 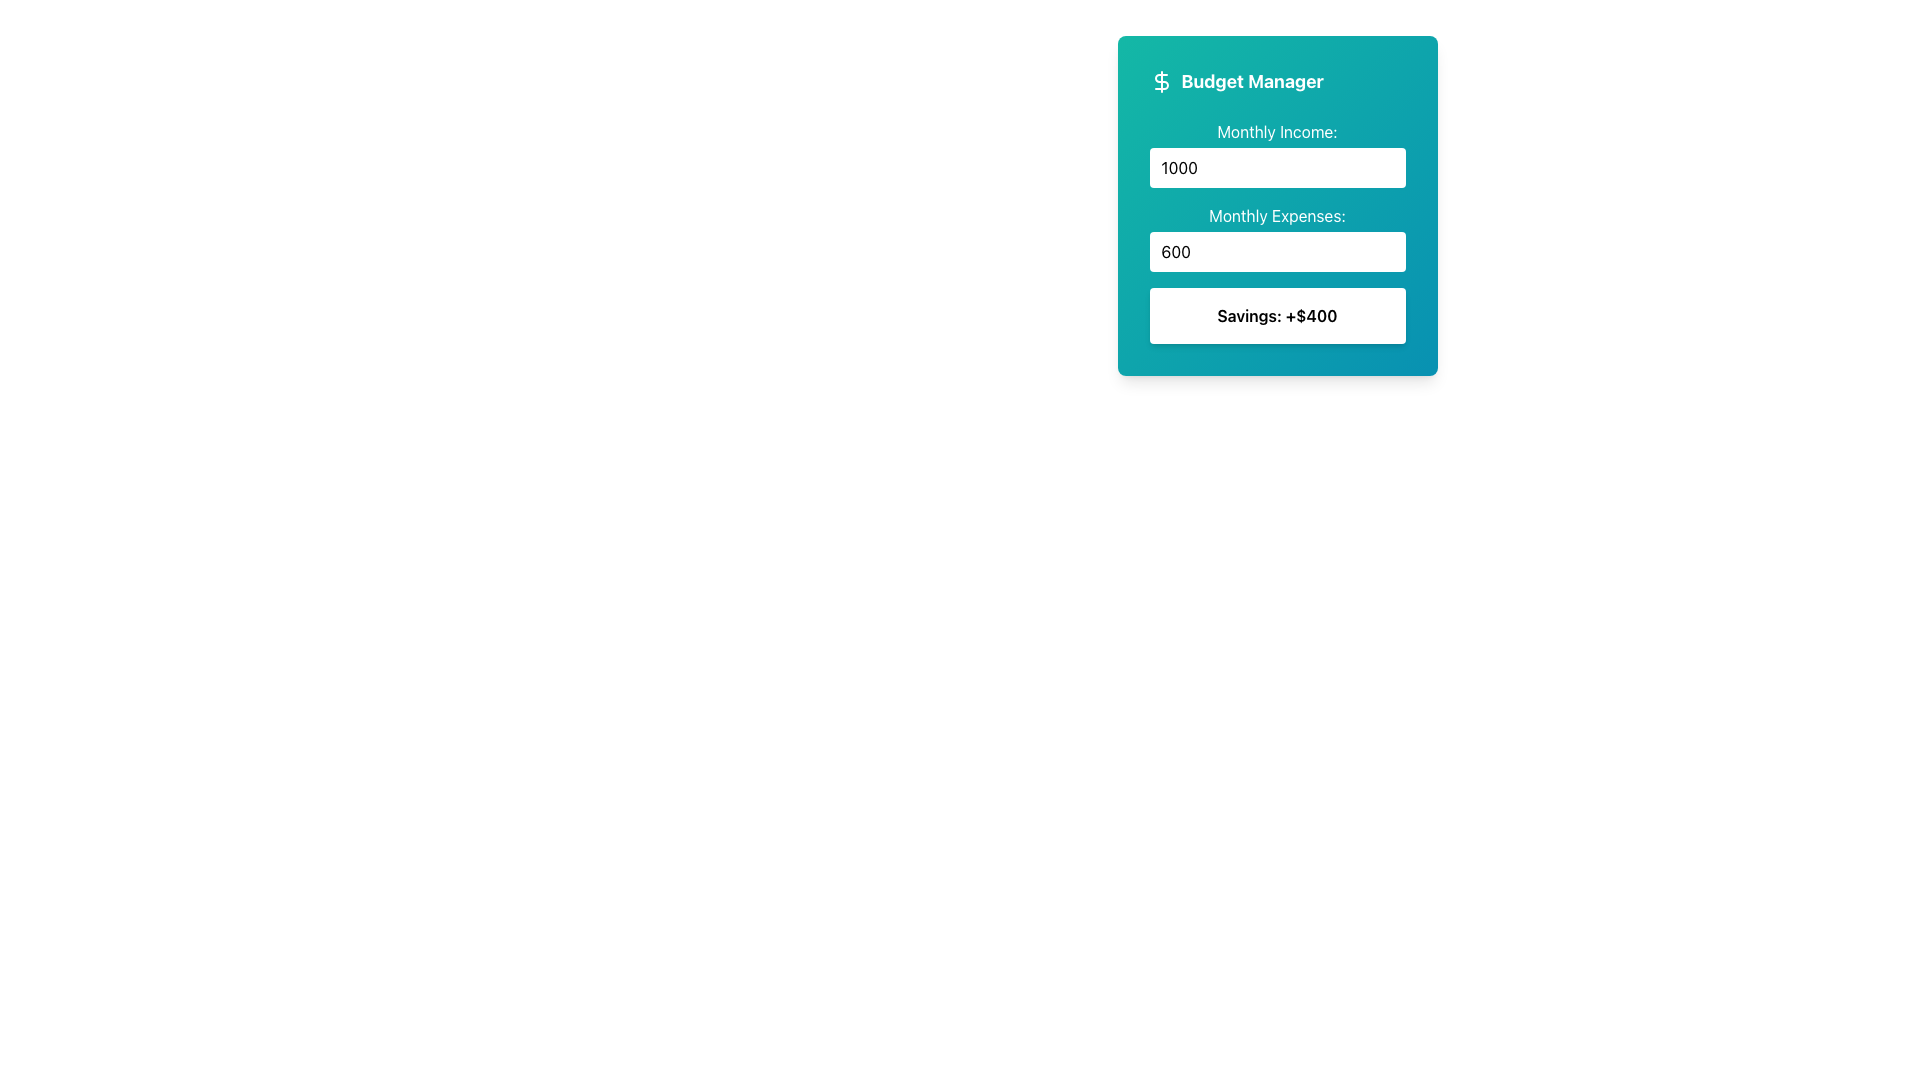 What do you see at coordinates (1276, 131) in the screenshot?
I see `the static text label displaying 'Monthly Income:' which is styled in white text on a teal background, positioned at the top of the 'Budget Manager' card` at bounding box center [1276, 131].